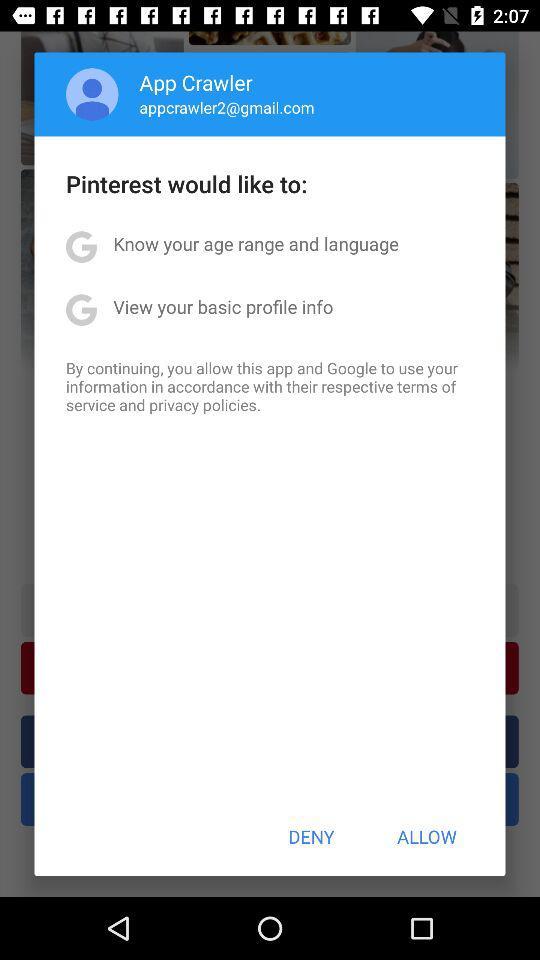 The width and height of the screenshot is (540, 960). Describe the element at coordinates (196, 82) in the screenshot. I see `the item above the appcrawler2@gmail.com item` at that location.